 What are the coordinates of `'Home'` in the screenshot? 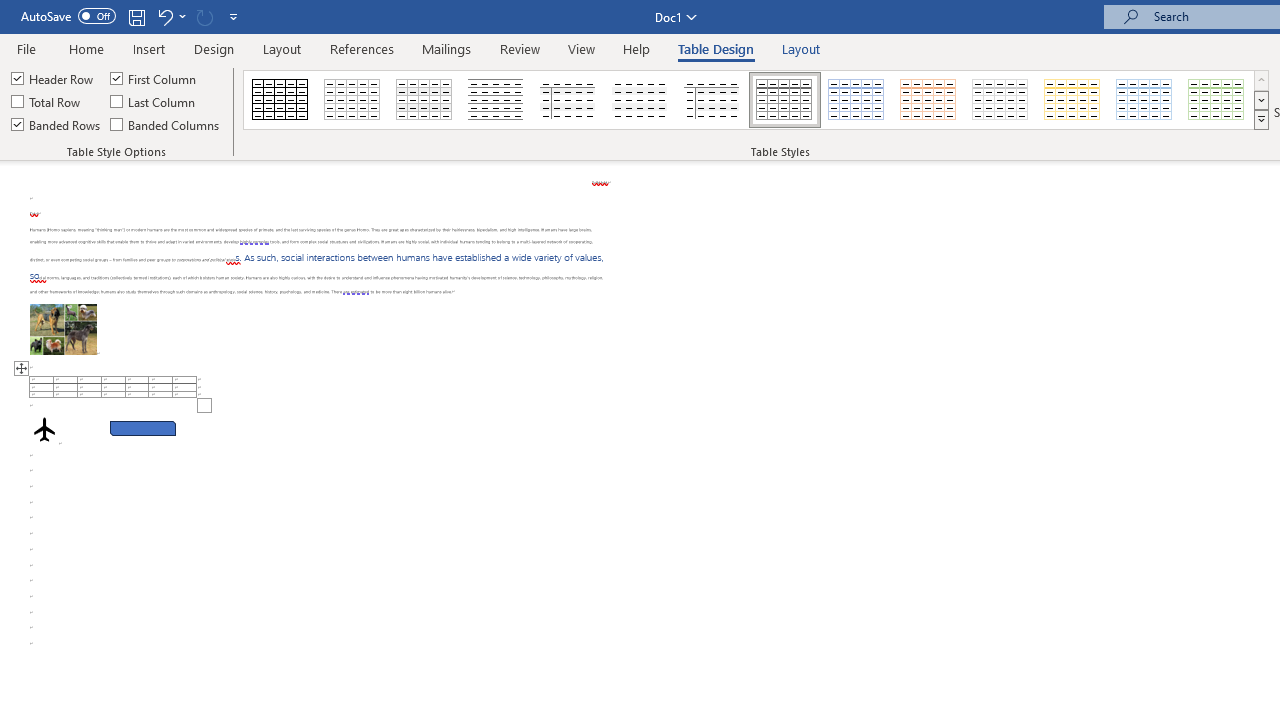 It's located at (85, 48).